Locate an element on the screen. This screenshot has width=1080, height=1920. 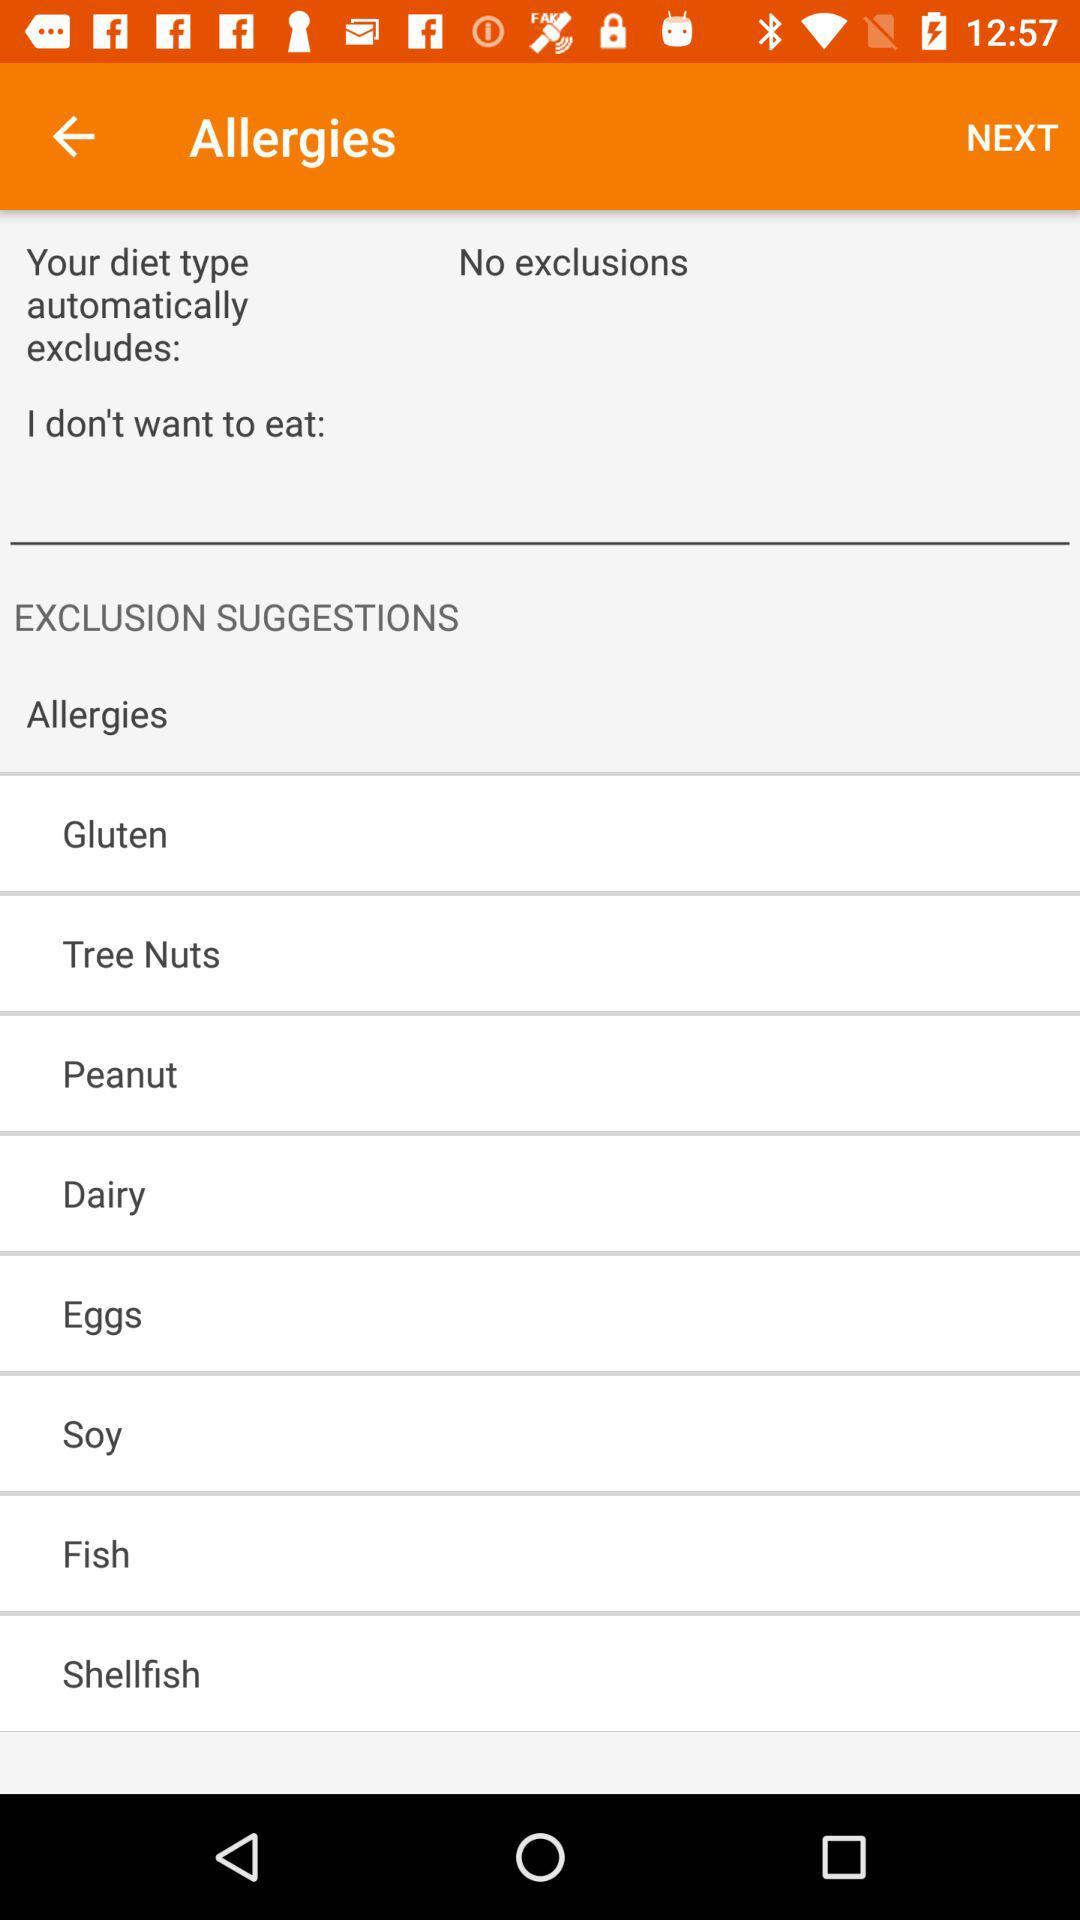
gluten icon is located at coordinates (482, 833).